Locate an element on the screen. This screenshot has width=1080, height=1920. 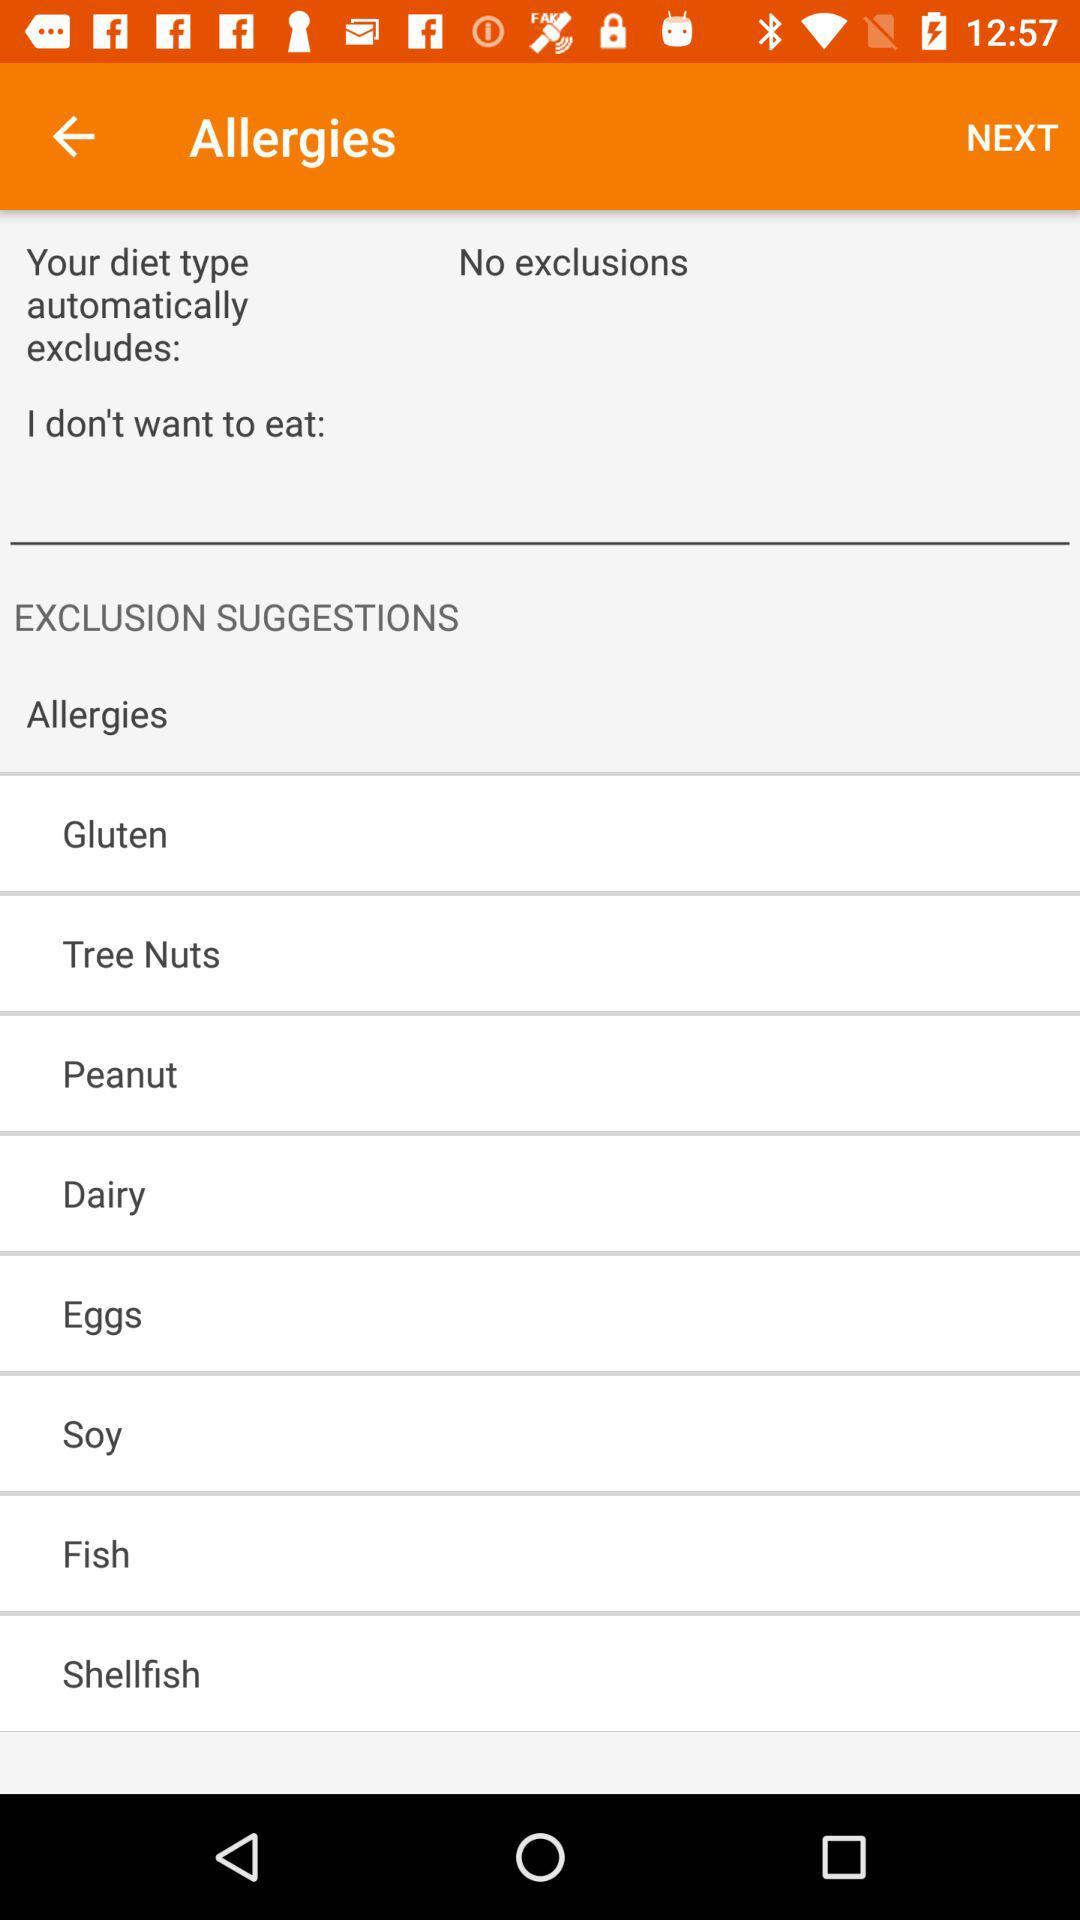
gluten icon is located at coordinates (482, 833).